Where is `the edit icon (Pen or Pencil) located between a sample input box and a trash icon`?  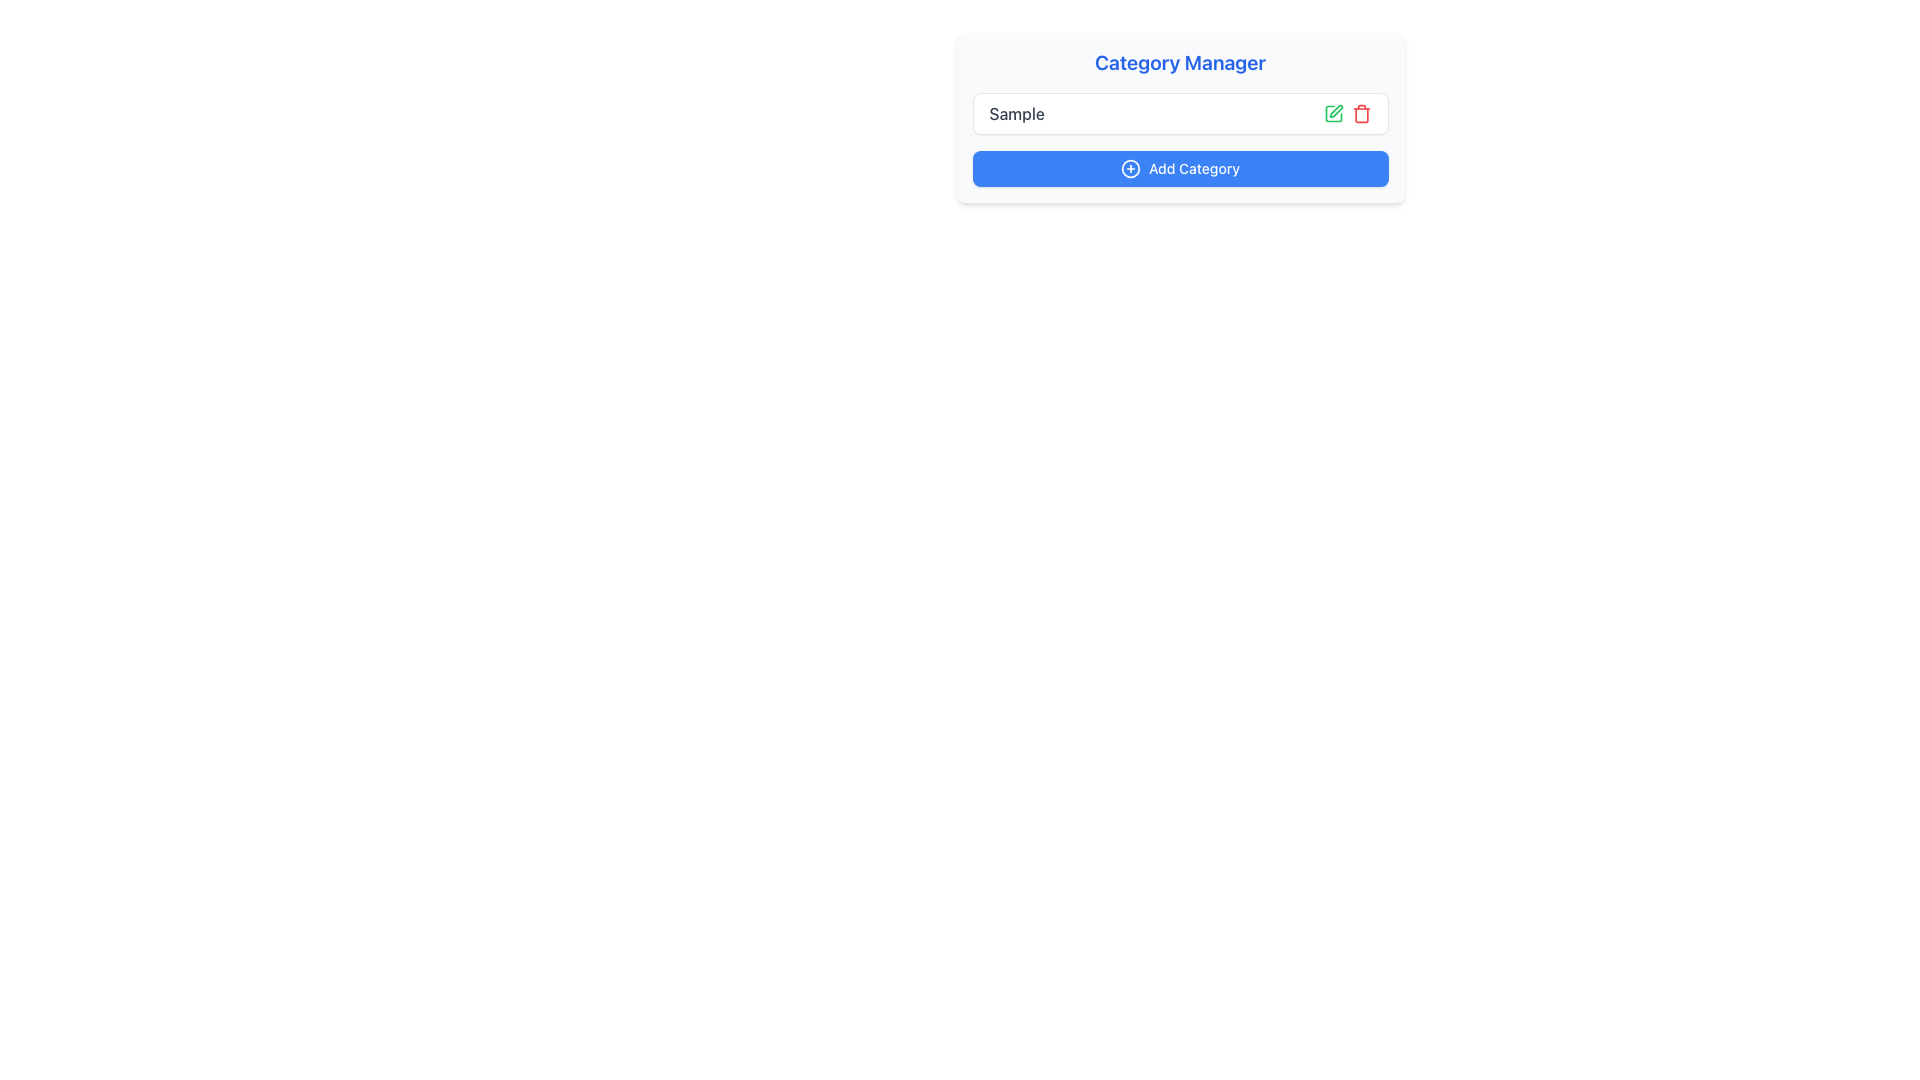 the edit icon (Pen or Pencil) located between a sample input box and a trash icon is located at coordinates (1333, 114).